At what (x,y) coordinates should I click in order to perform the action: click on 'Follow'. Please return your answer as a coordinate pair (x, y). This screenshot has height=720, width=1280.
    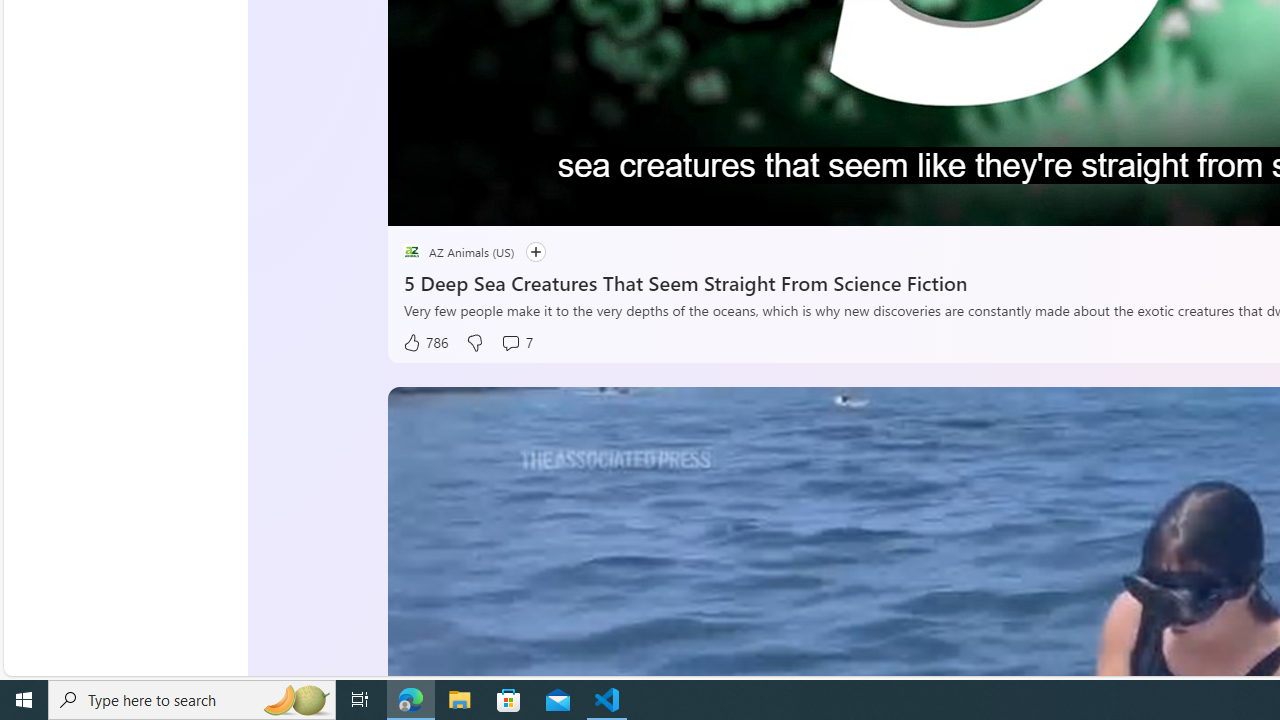
    Looking at the image, I should click on (526, 251).